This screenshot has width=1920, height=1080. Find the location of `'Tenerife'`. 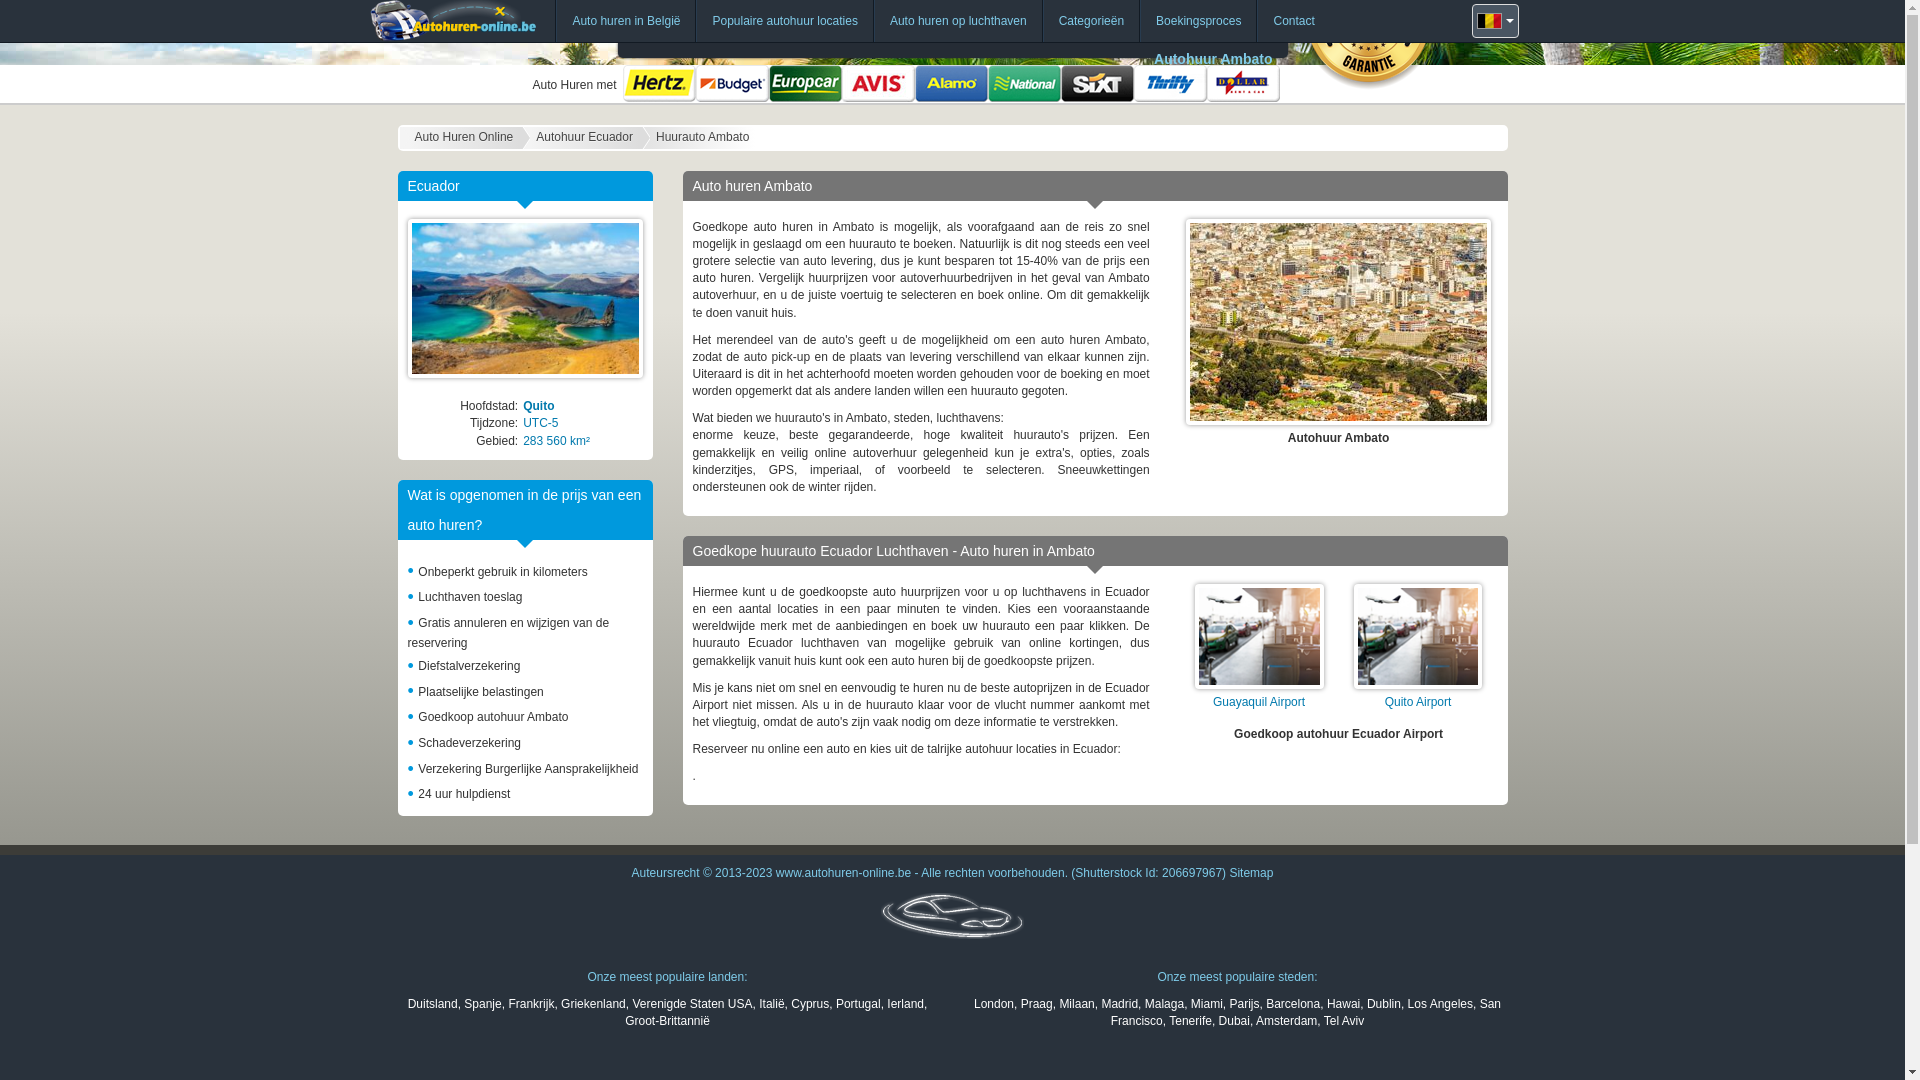

'Tenerife' is located at coordinates (1190, 1021).